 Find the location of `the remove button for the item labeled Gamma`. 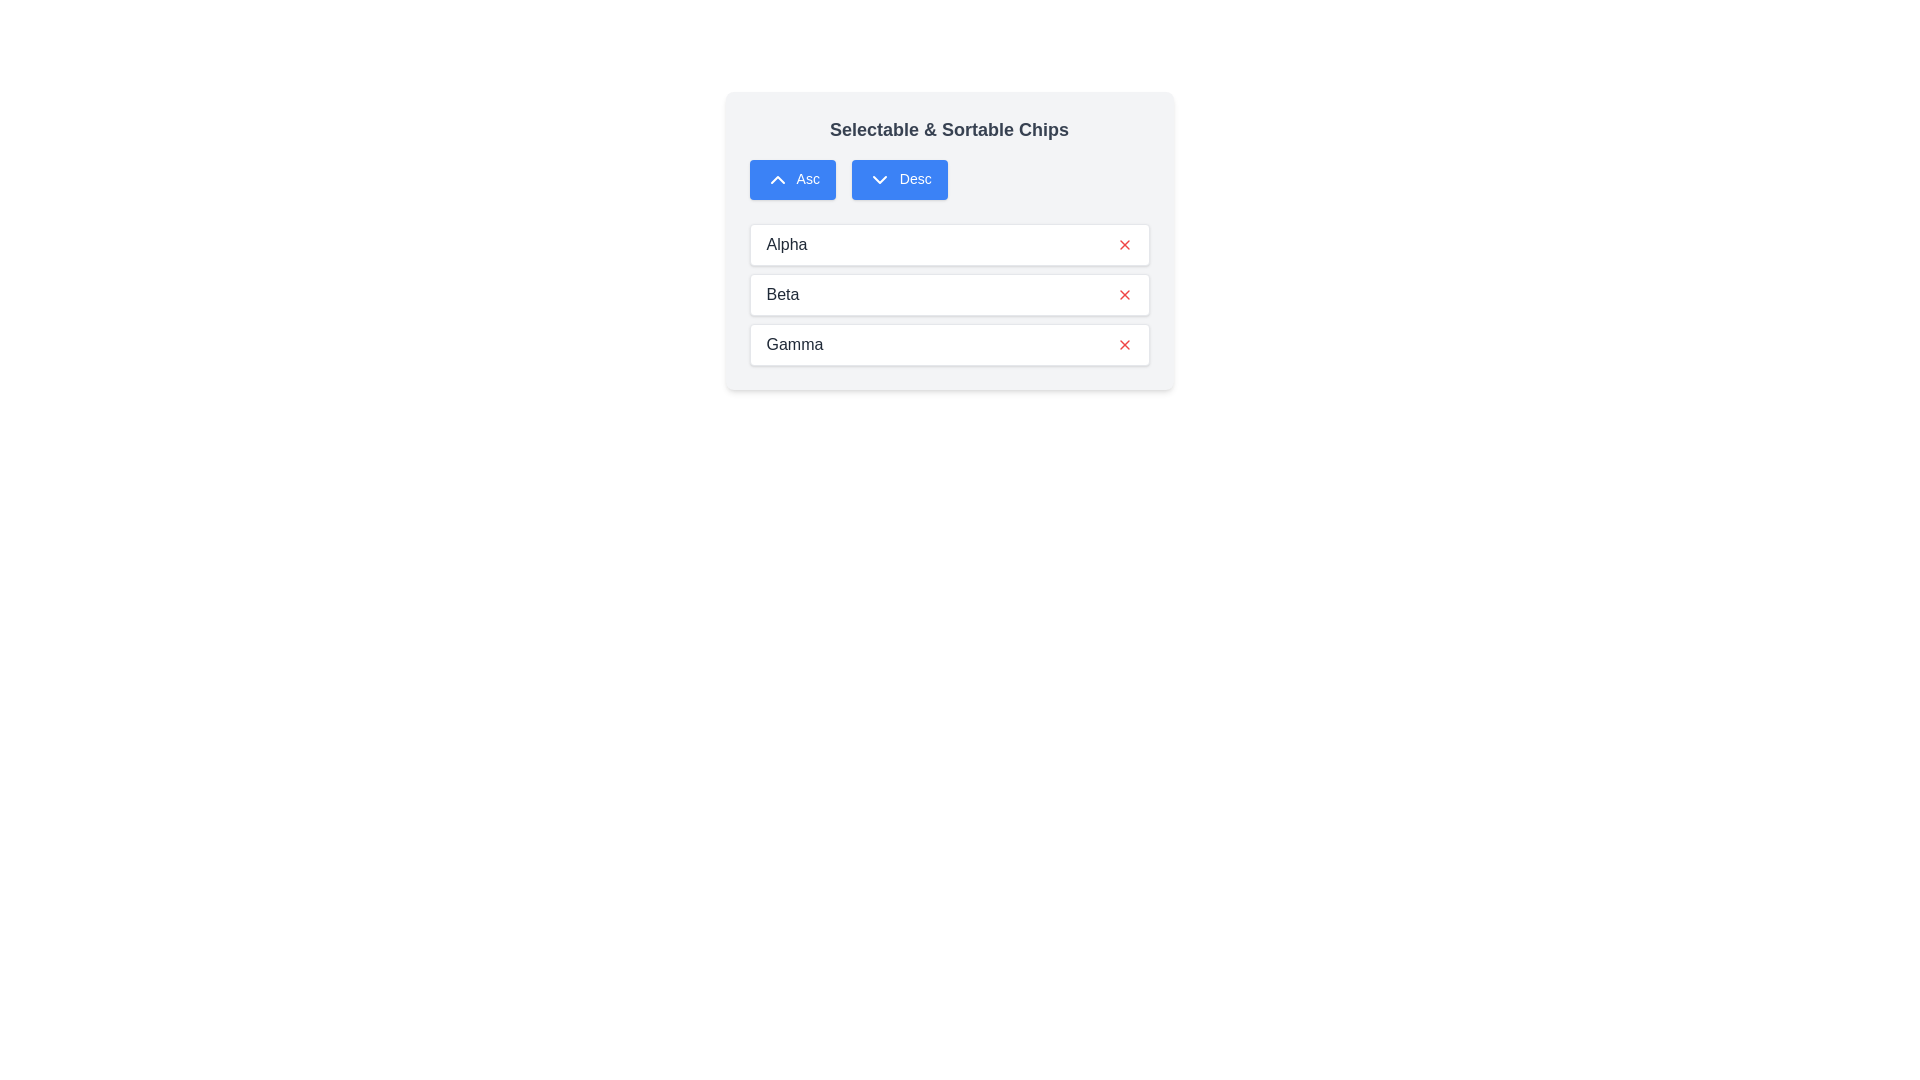

the remove button for the item labeled Gamma is located at coordinates (1124, 343).